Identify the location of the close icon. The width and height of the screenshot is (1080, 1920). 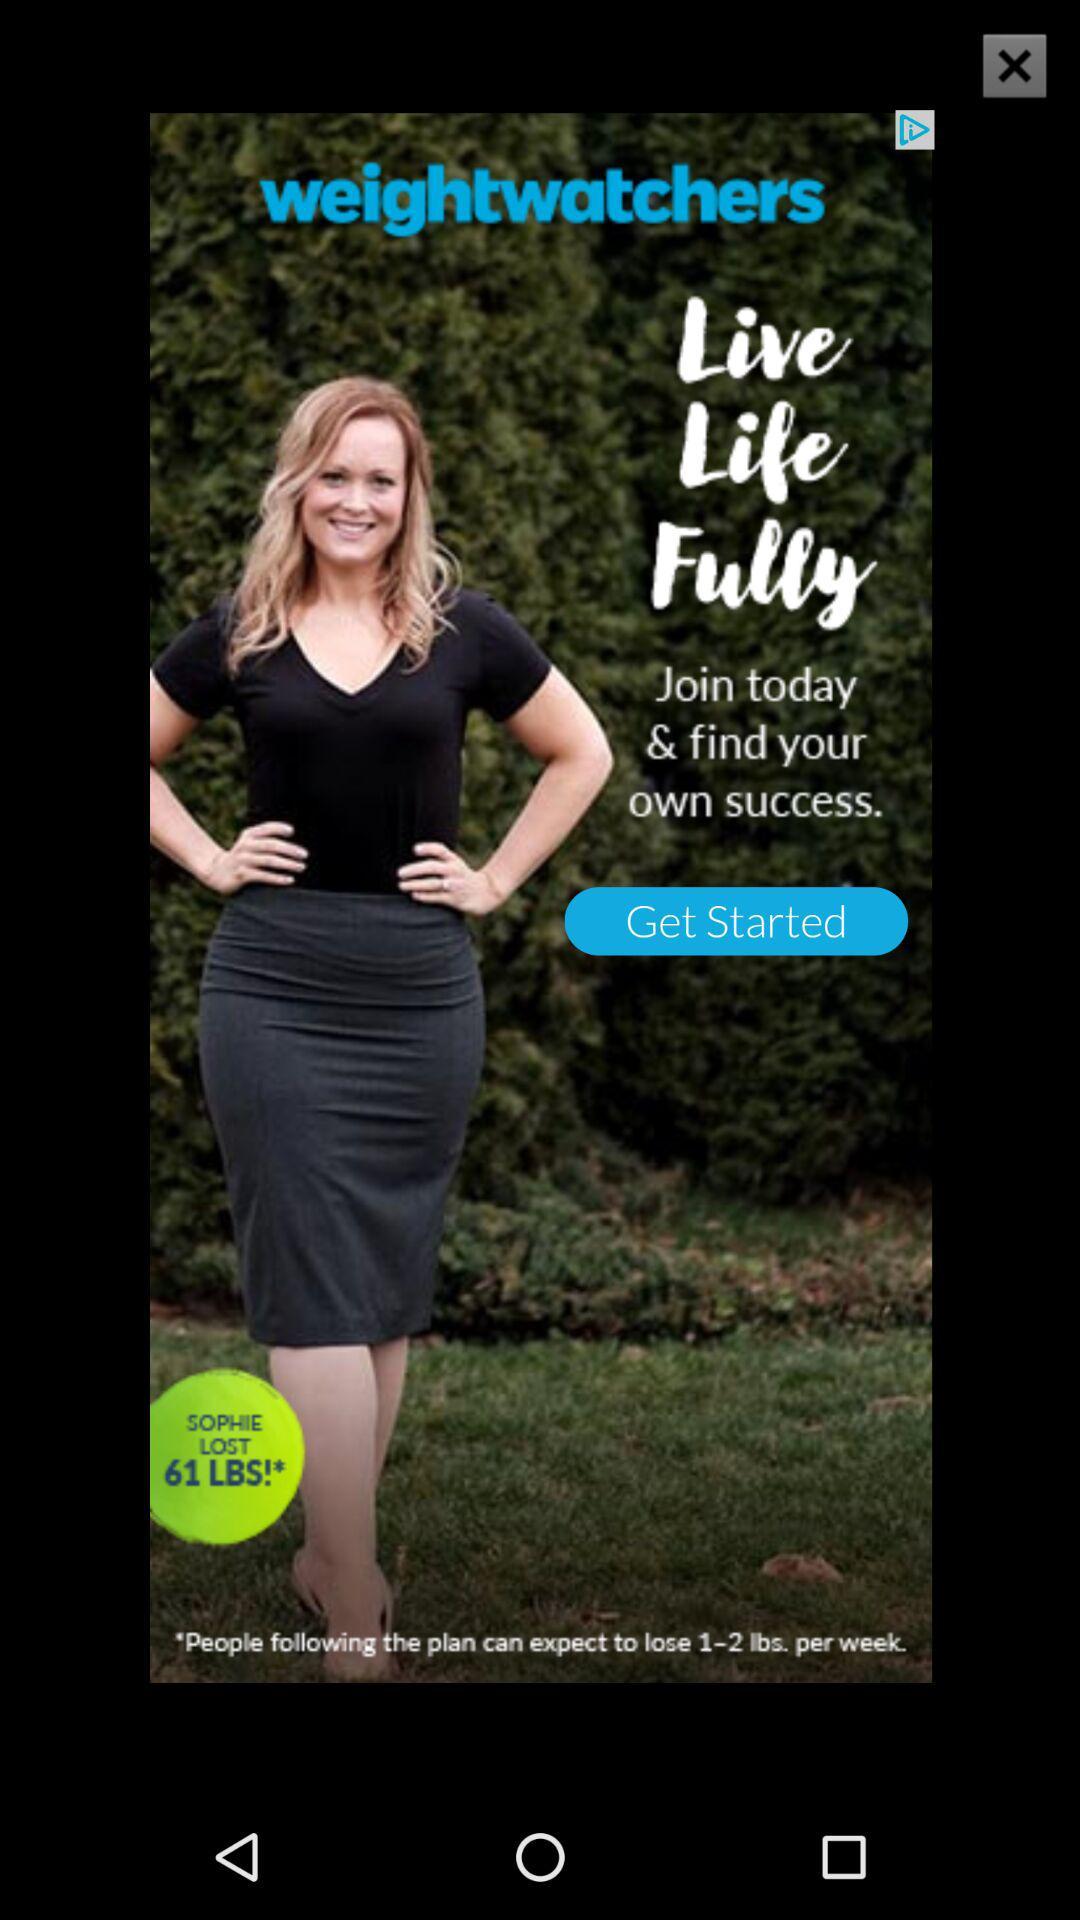
(1014, 70).